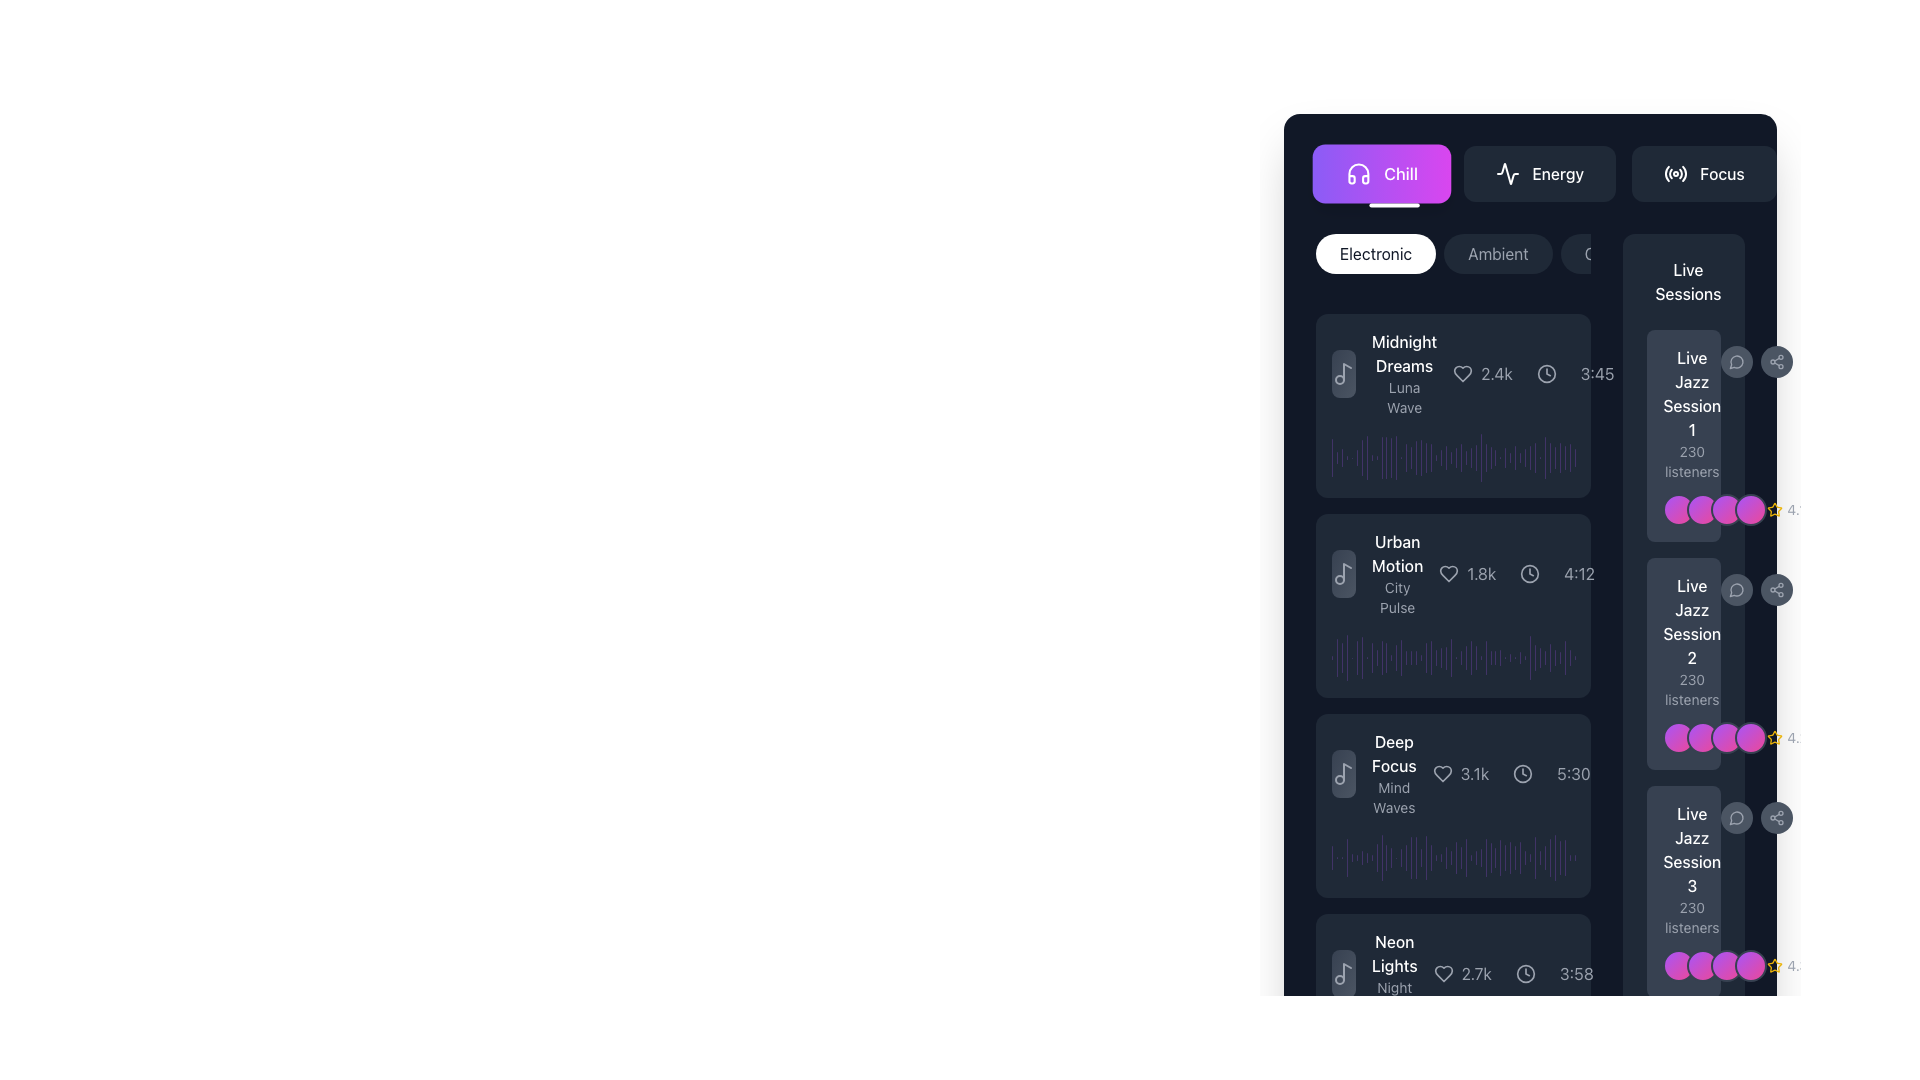  What do you see at coordinates (1451, 856) in the screenshot?
I see `the 27th vertical bar of the visual indicator group located beneath the text 'Live Jazz Session 3'` at bounding box center [1451, 856].